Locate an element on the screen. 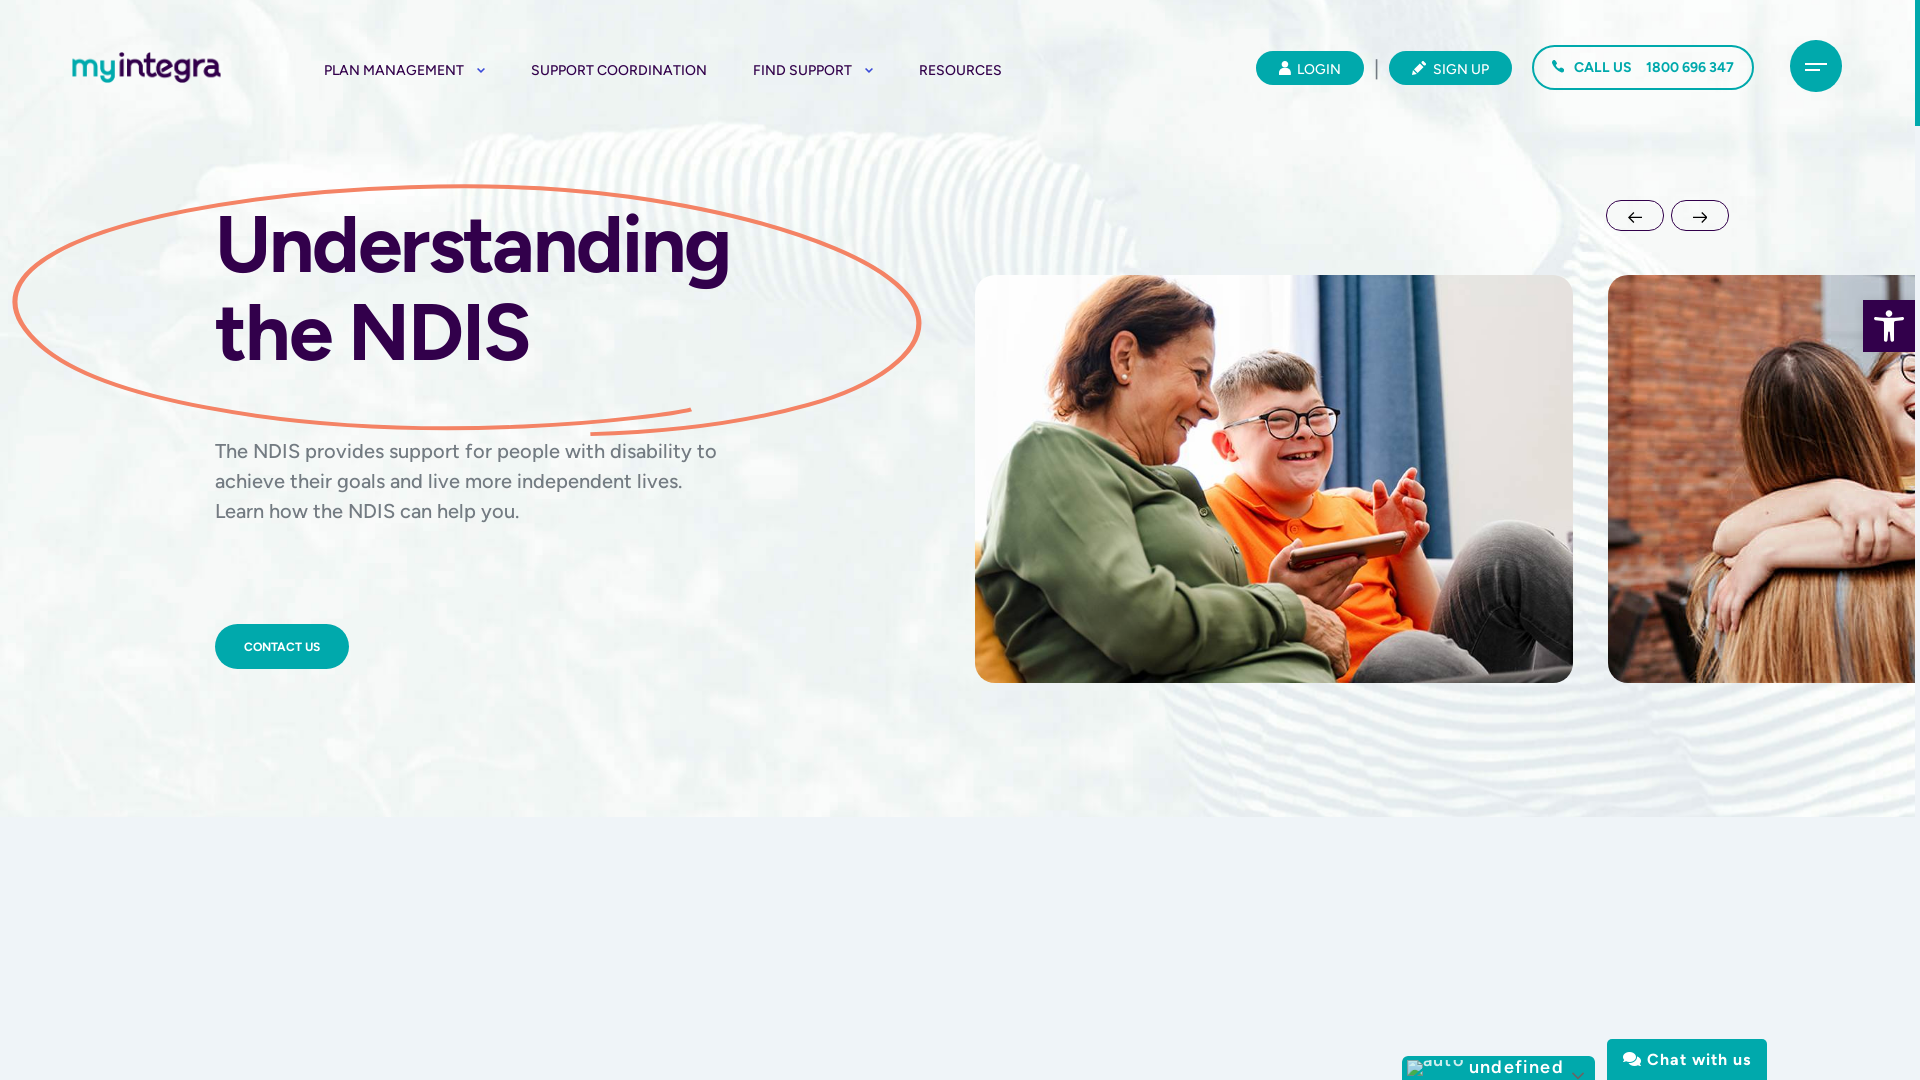 This screenshot has width=1920, height=1080. 'SIGN UP' is located at coordinates (1450, 67).